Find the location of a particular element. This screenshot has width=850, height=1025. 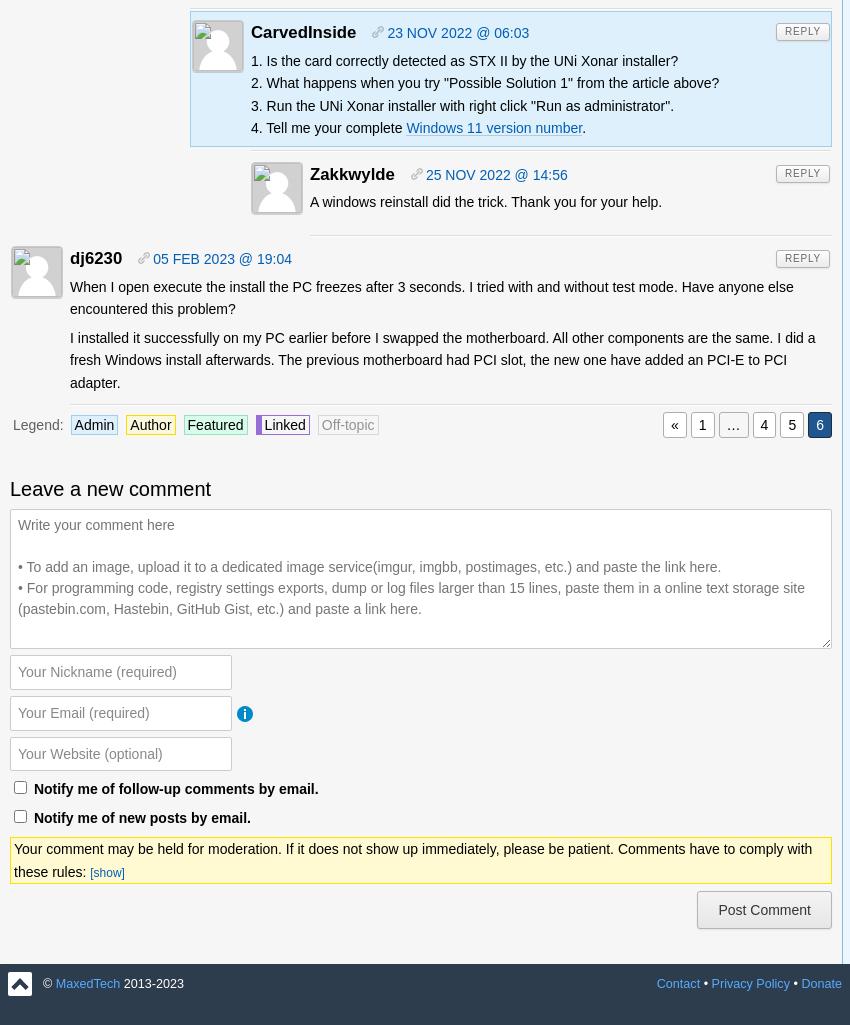

'Donate' is located at coordinates (821, 983).